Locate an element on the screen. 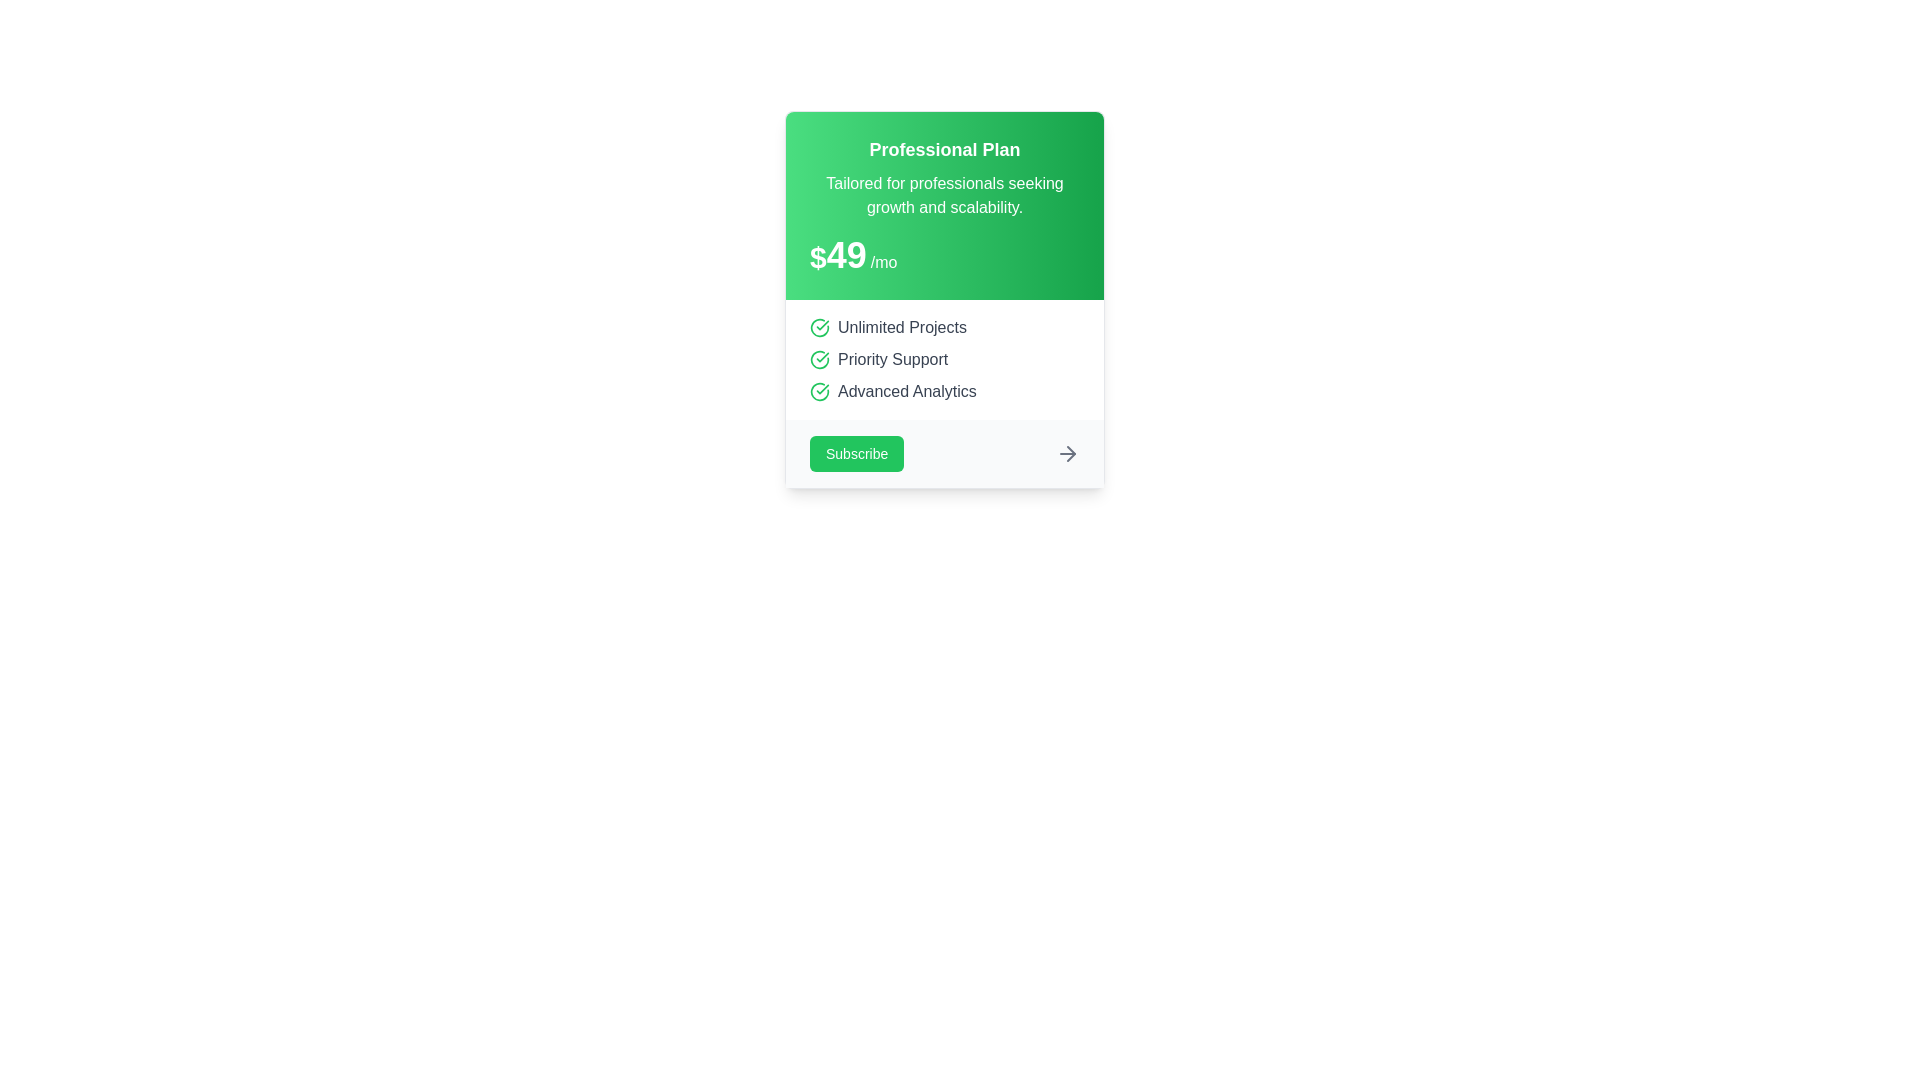 The width and height of the screenshot is (1920, 1080). the pricing information text for the 'Professional Plan' card, which is centrally located within the green header below the subtitle about growth and scalability is located at coordinates (944, 254).